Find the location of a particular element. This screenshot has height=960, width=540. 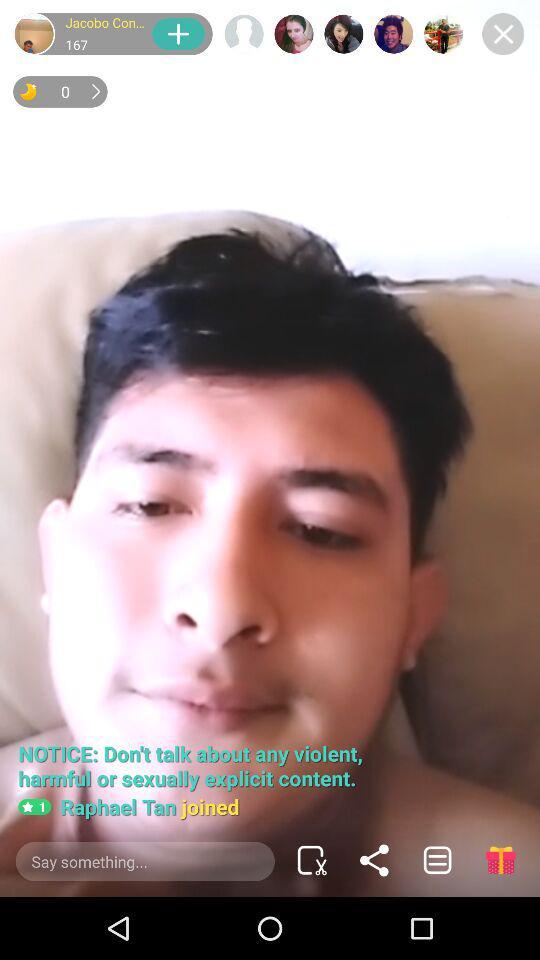

the gift icon is located at coordinates (499, 859).